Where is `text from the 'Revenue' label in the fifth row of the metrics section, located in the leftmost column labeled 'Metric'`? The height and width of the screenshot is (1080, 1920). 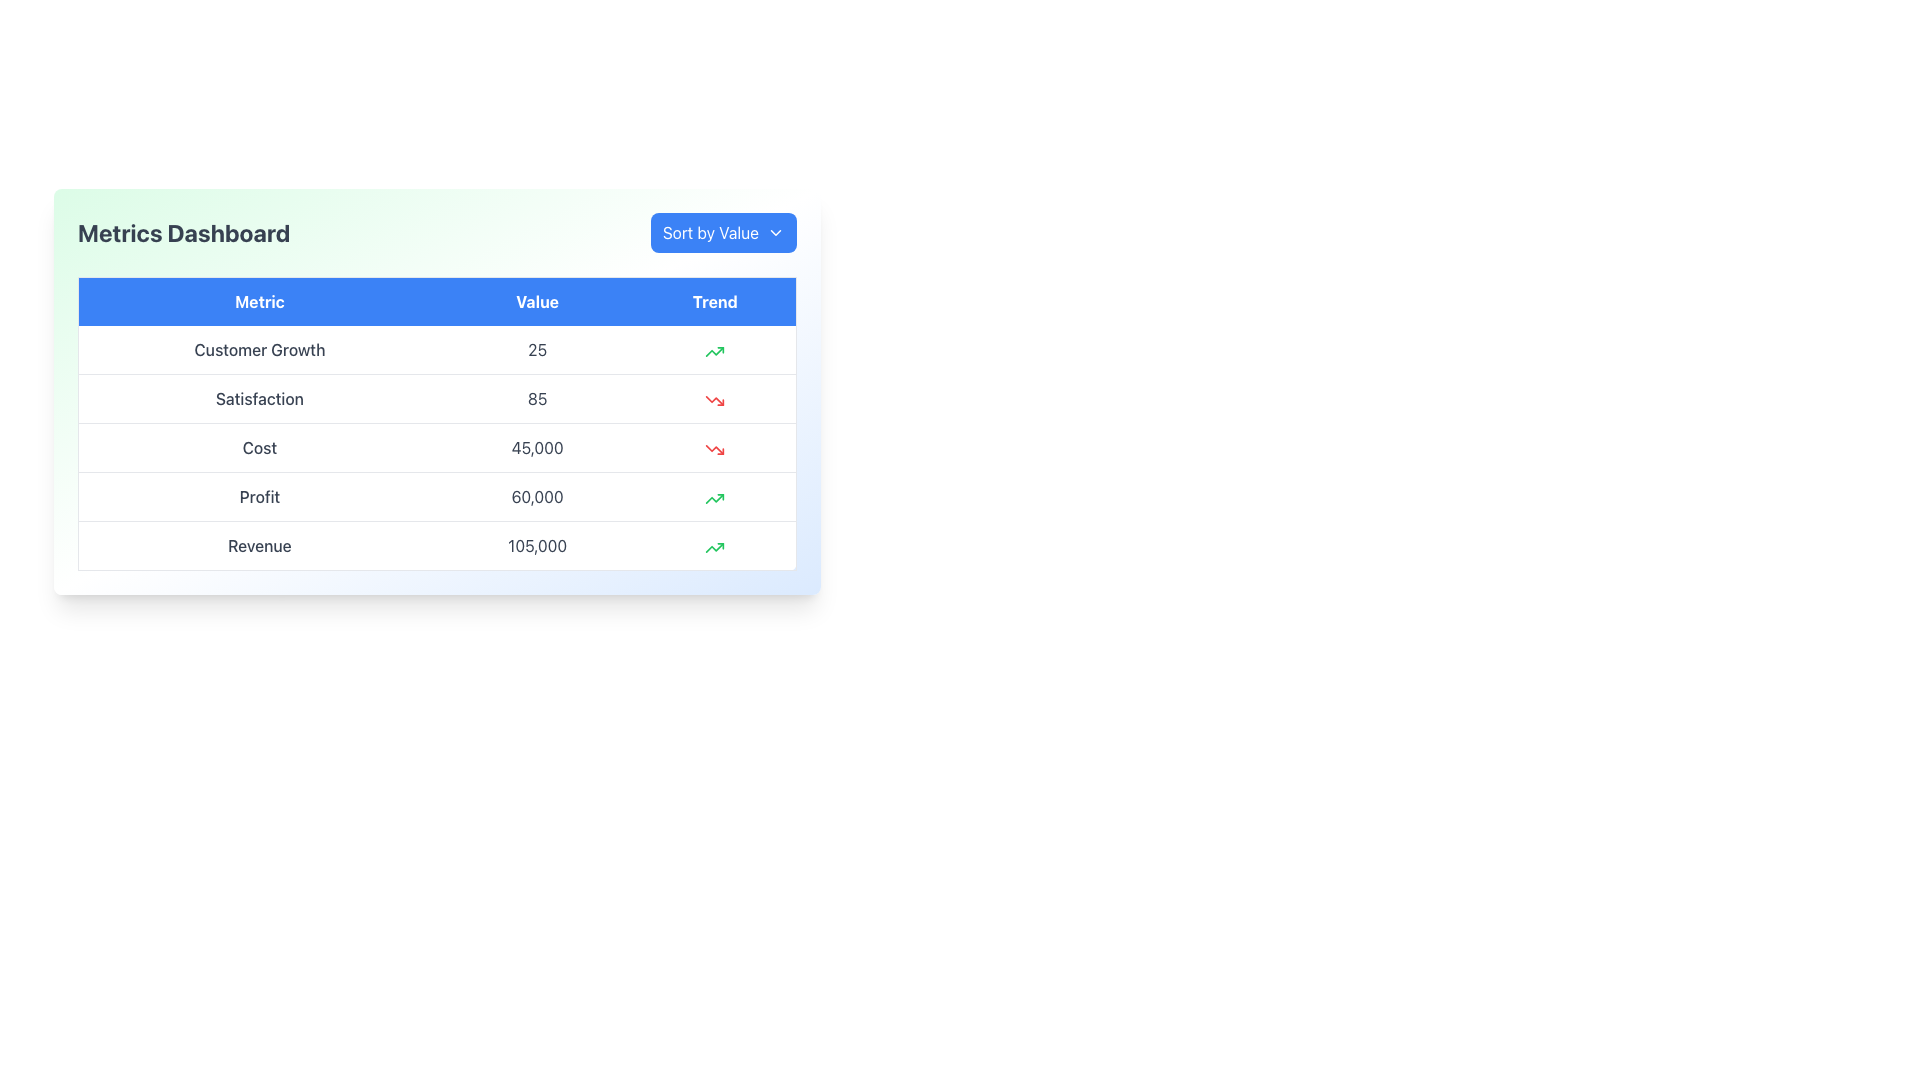
text from the 'Revenue' label in the fifth row of the metrics section, located in the leftmost column labeled 'Metric' is located at coordinates (258, 546).